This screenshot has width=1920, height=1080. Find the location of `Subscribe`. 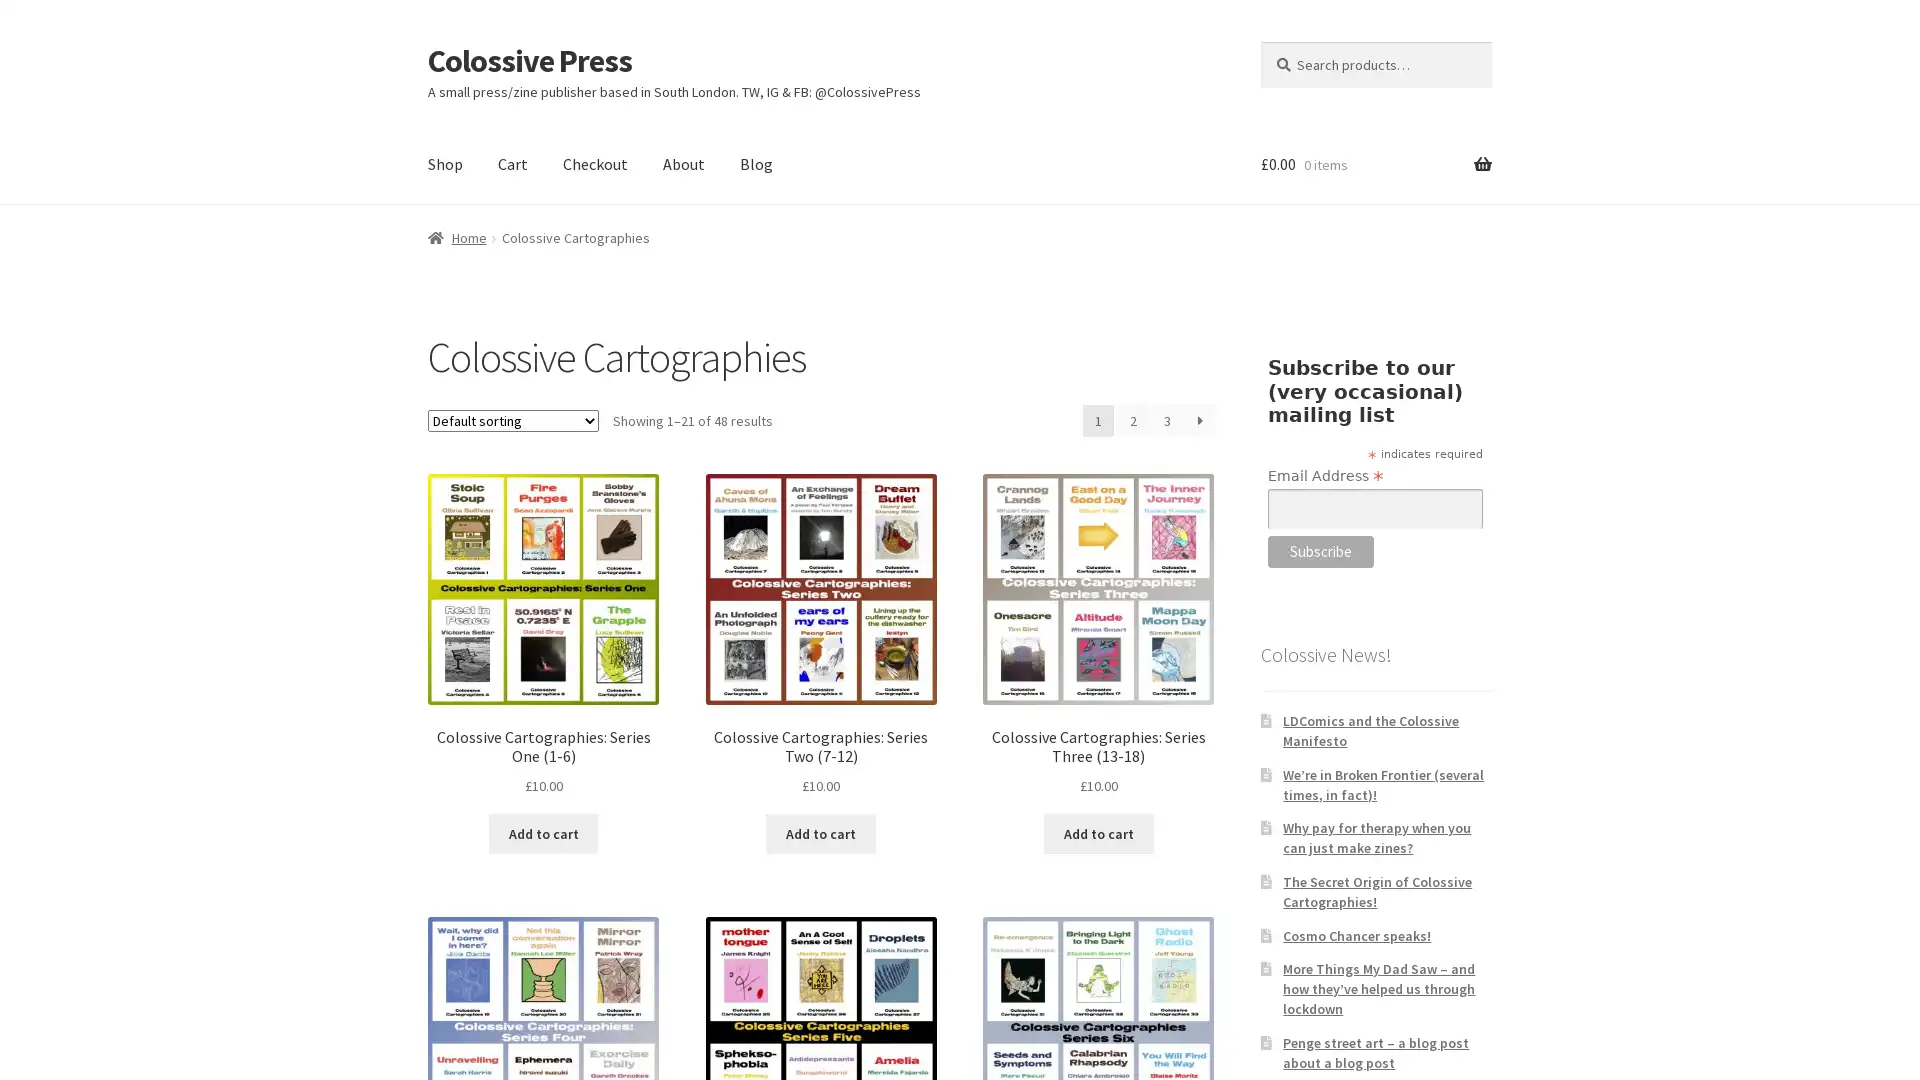

Subscribe is located at coordinates (1320, 551).